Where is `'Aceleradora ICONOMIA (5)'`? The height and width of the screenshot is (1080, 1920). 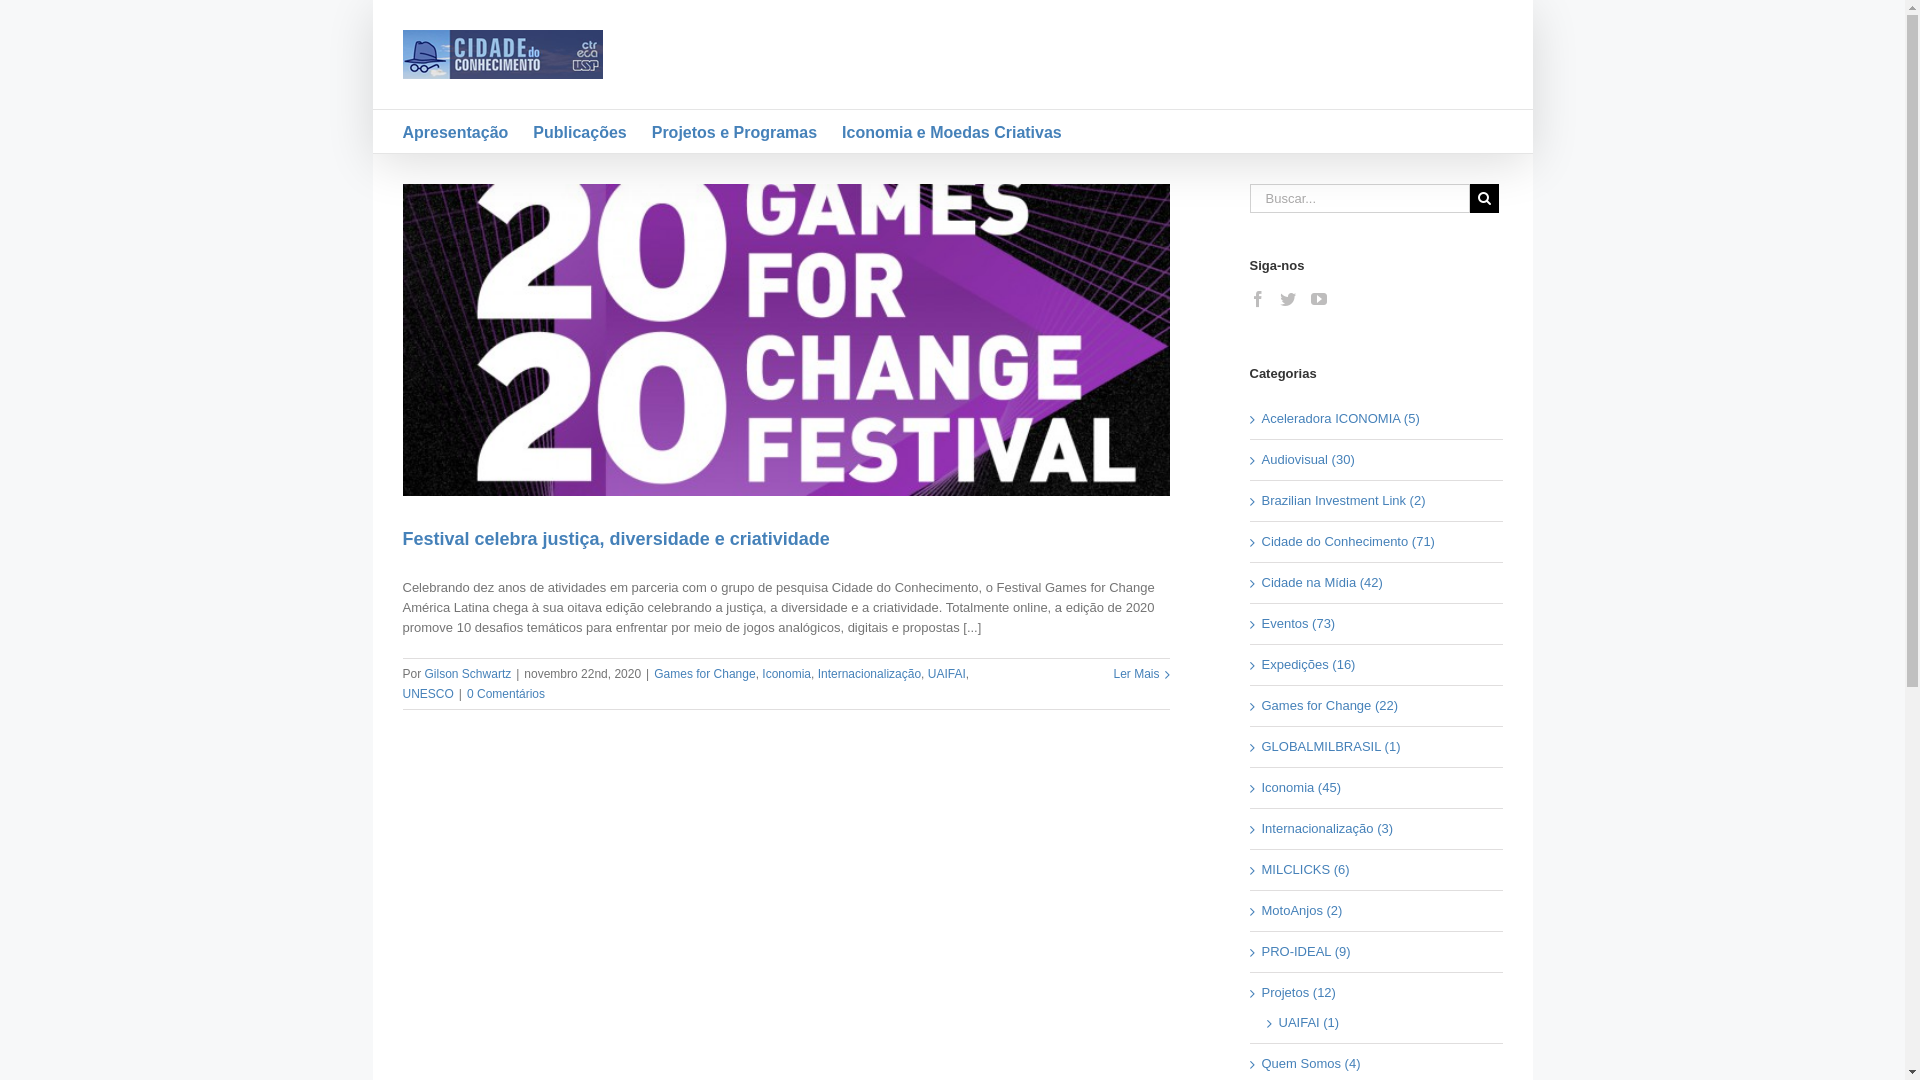
'Aceleradora ICONOMIA (5)' is located at coordinates (1376, 418).